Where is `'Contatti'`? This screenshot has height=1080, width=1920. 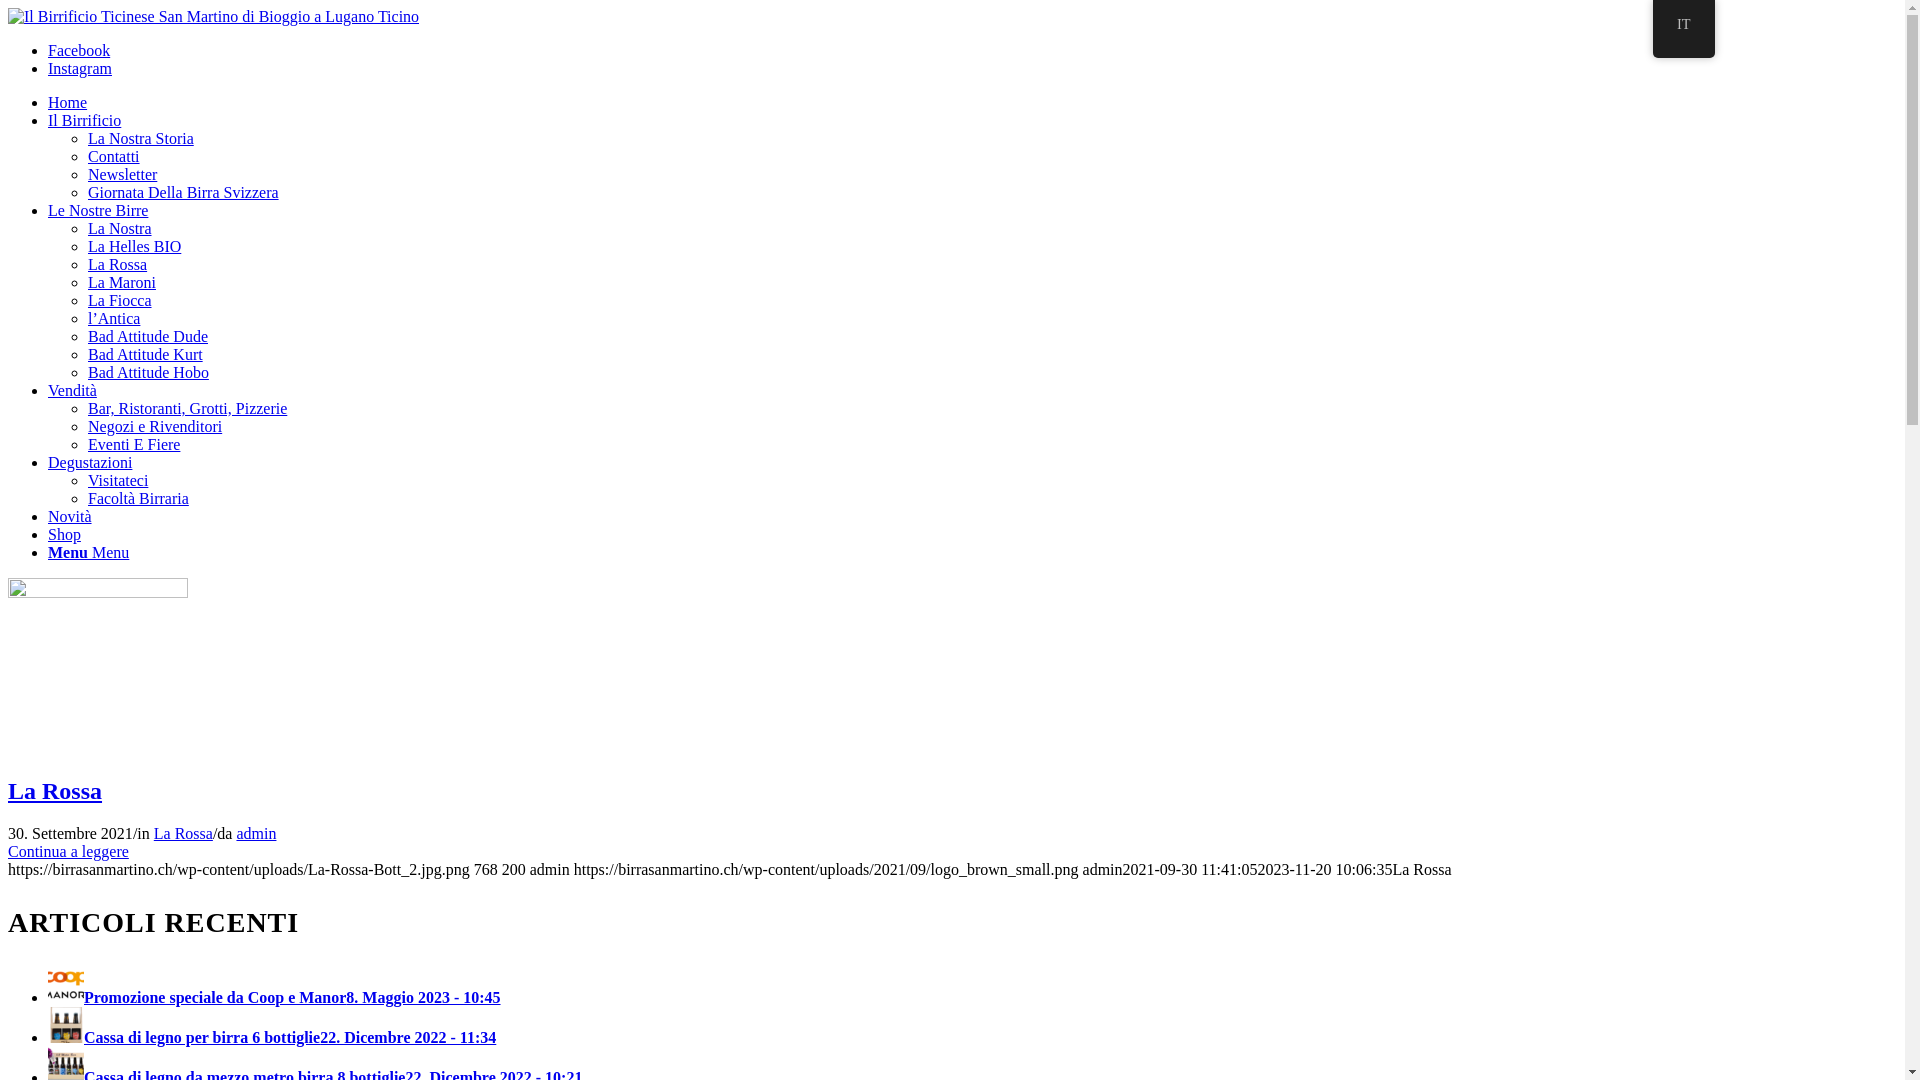 'Contatti' is located at coordinates (86, 155).